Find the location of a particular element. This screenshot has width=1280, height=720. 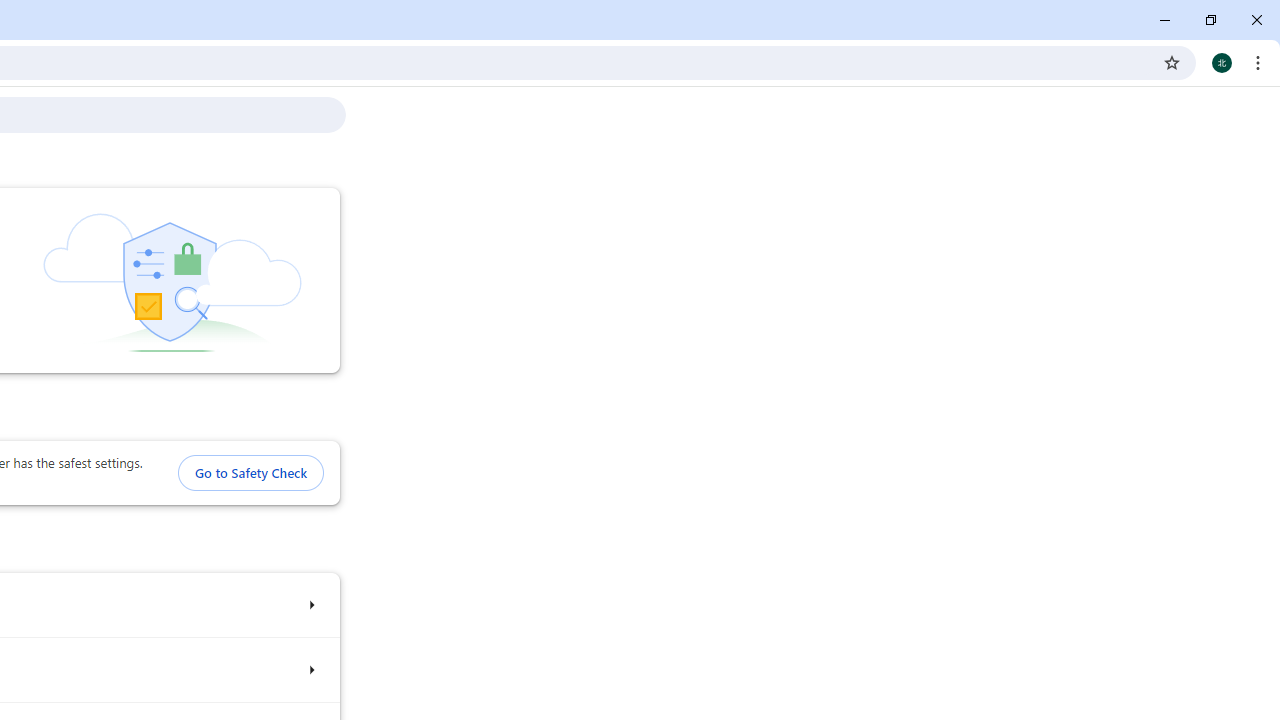

'Go to Safety Check' is located at coordinates (249, 473).